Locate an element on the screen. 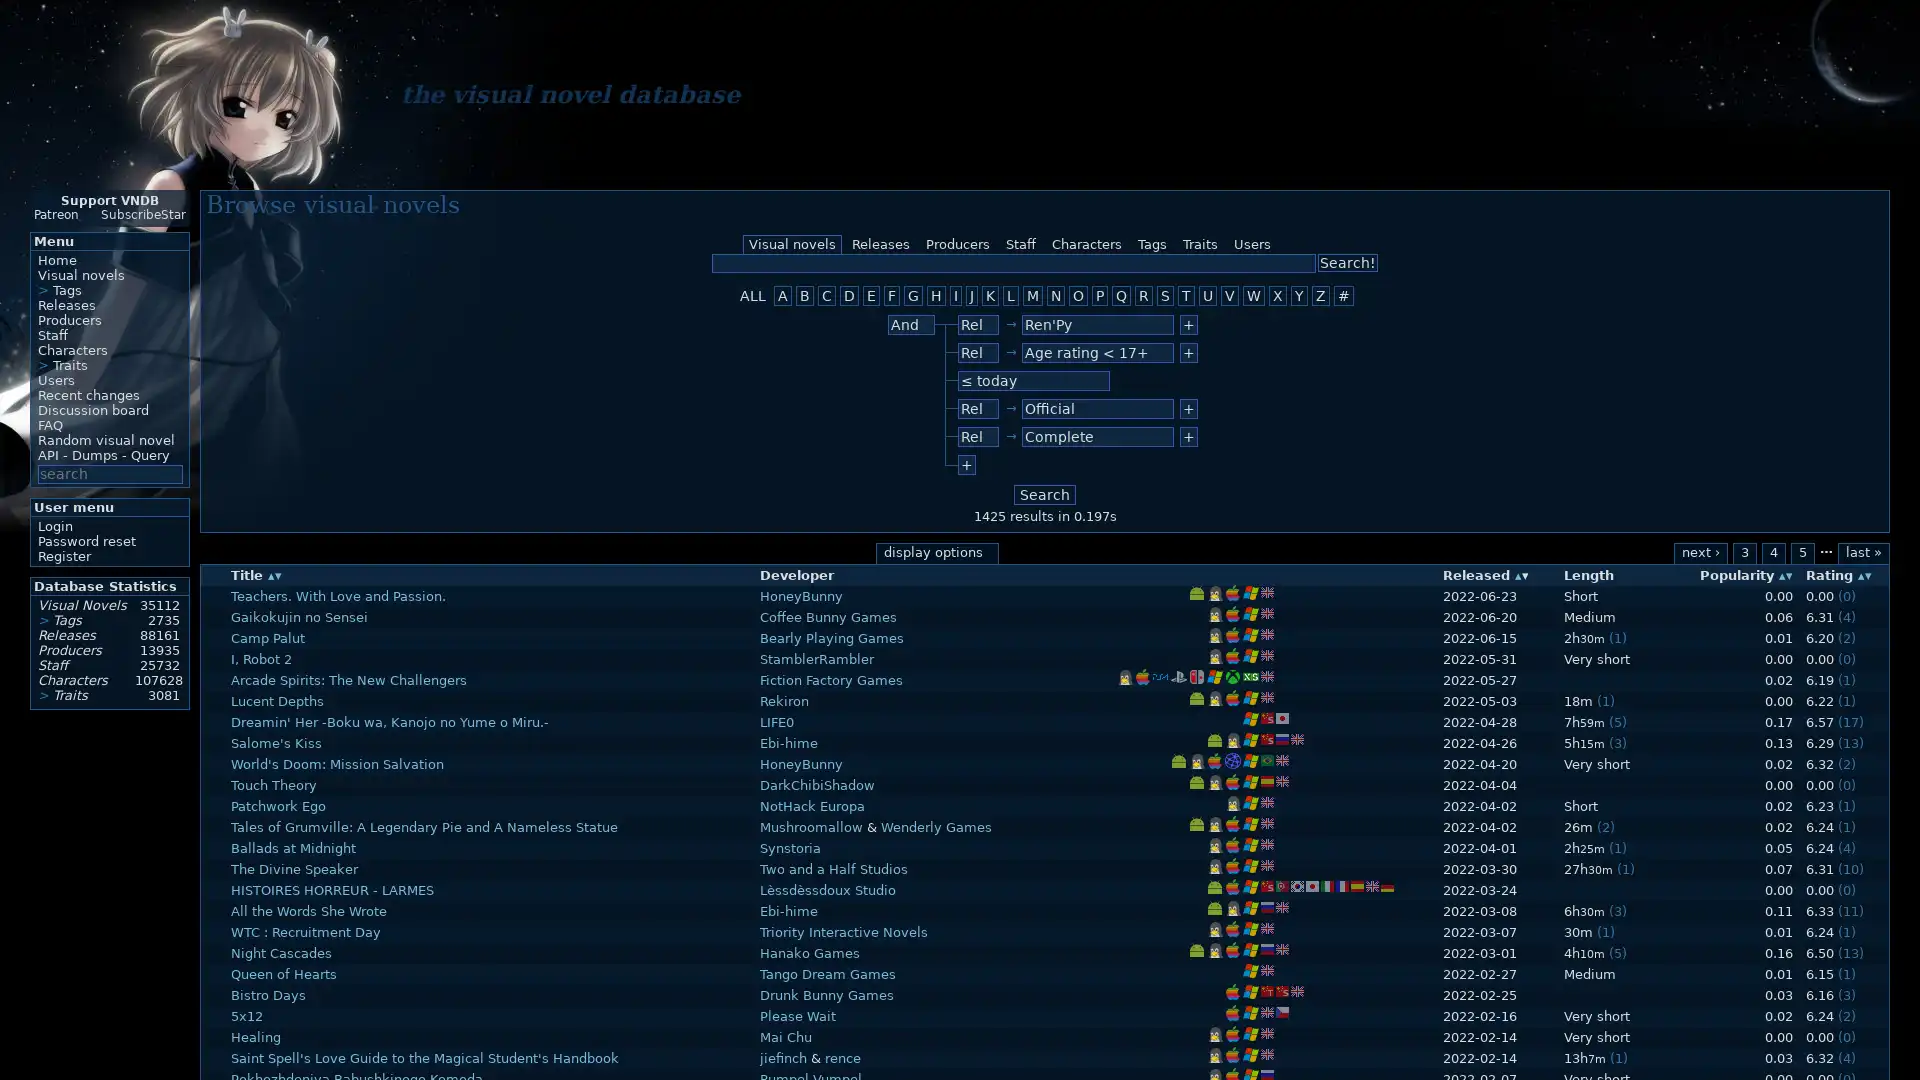 This screenshot has width=1920, height=1080. F is located at coordinates (891, 296).